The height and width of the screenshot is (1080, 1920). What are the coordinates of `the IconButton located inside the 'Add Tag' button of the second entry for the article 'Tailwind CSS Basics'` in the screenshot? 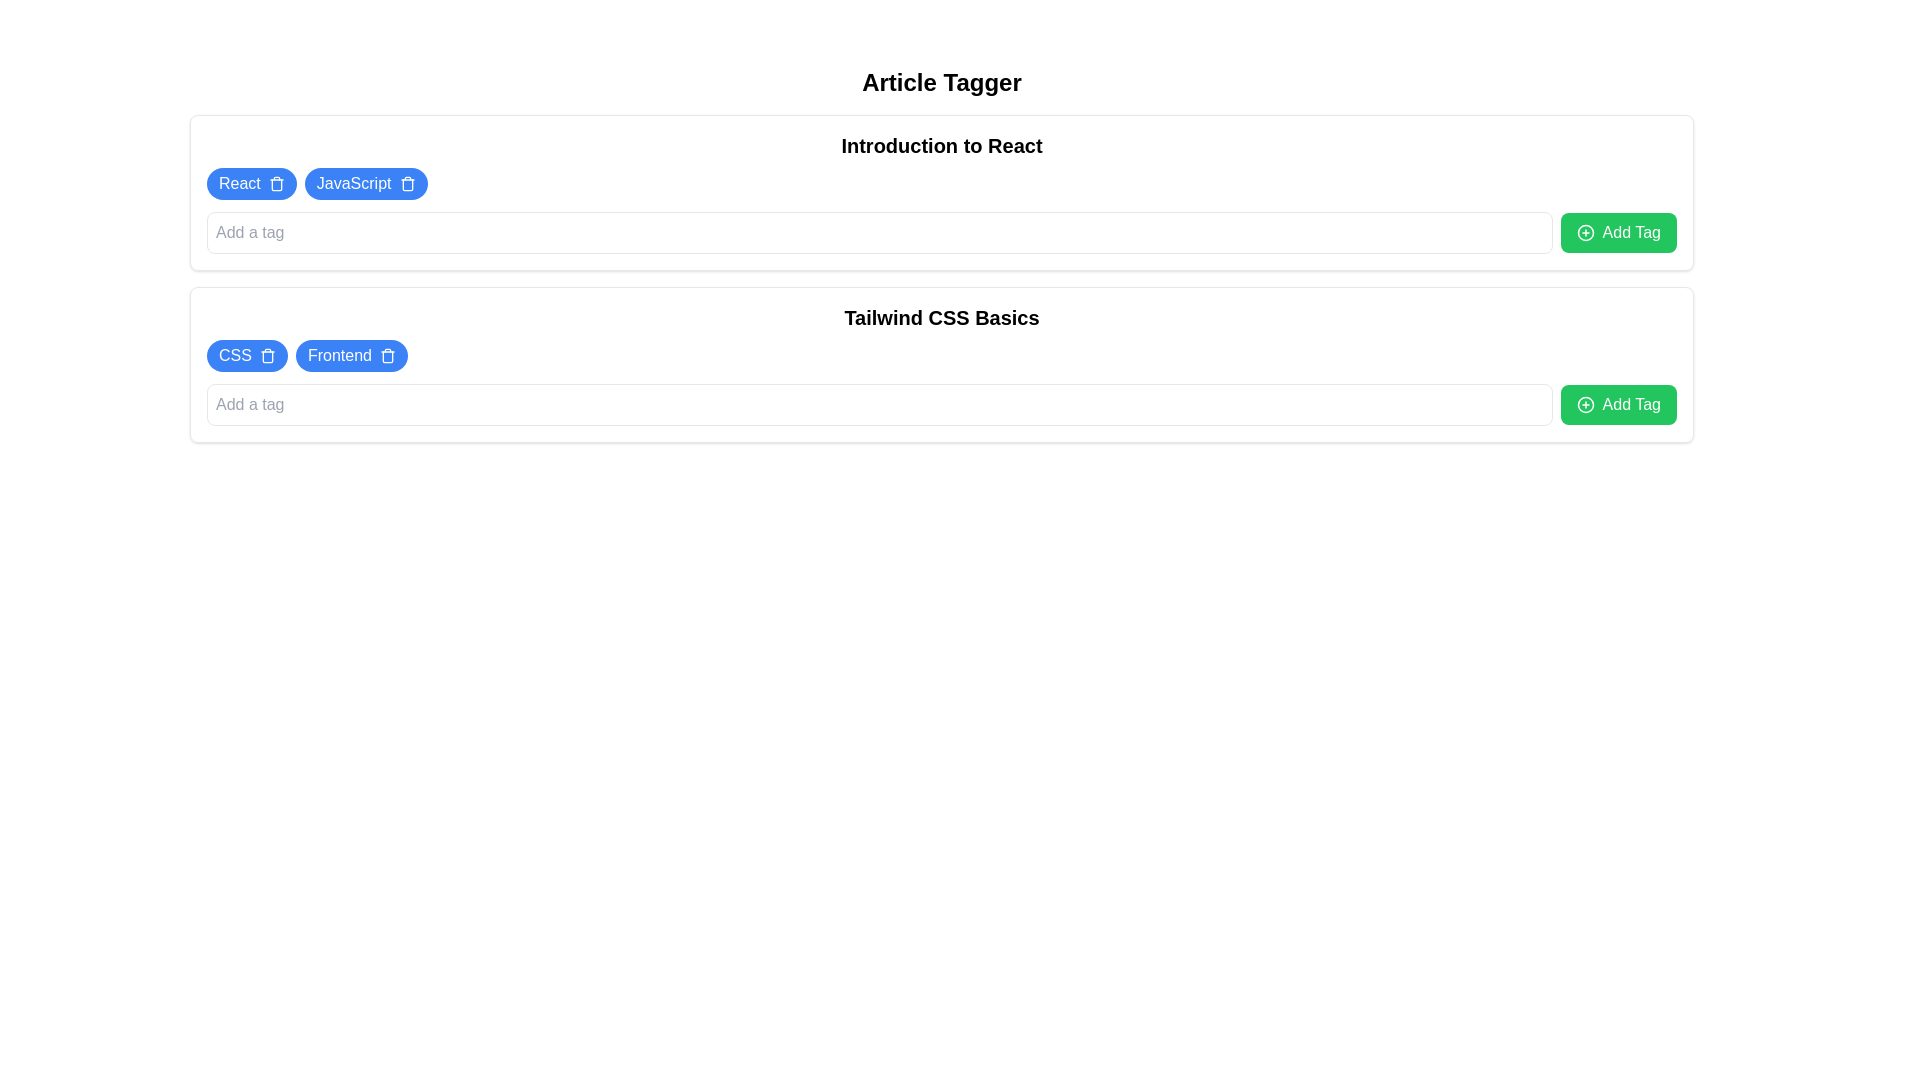 It's located at (1584, 405).